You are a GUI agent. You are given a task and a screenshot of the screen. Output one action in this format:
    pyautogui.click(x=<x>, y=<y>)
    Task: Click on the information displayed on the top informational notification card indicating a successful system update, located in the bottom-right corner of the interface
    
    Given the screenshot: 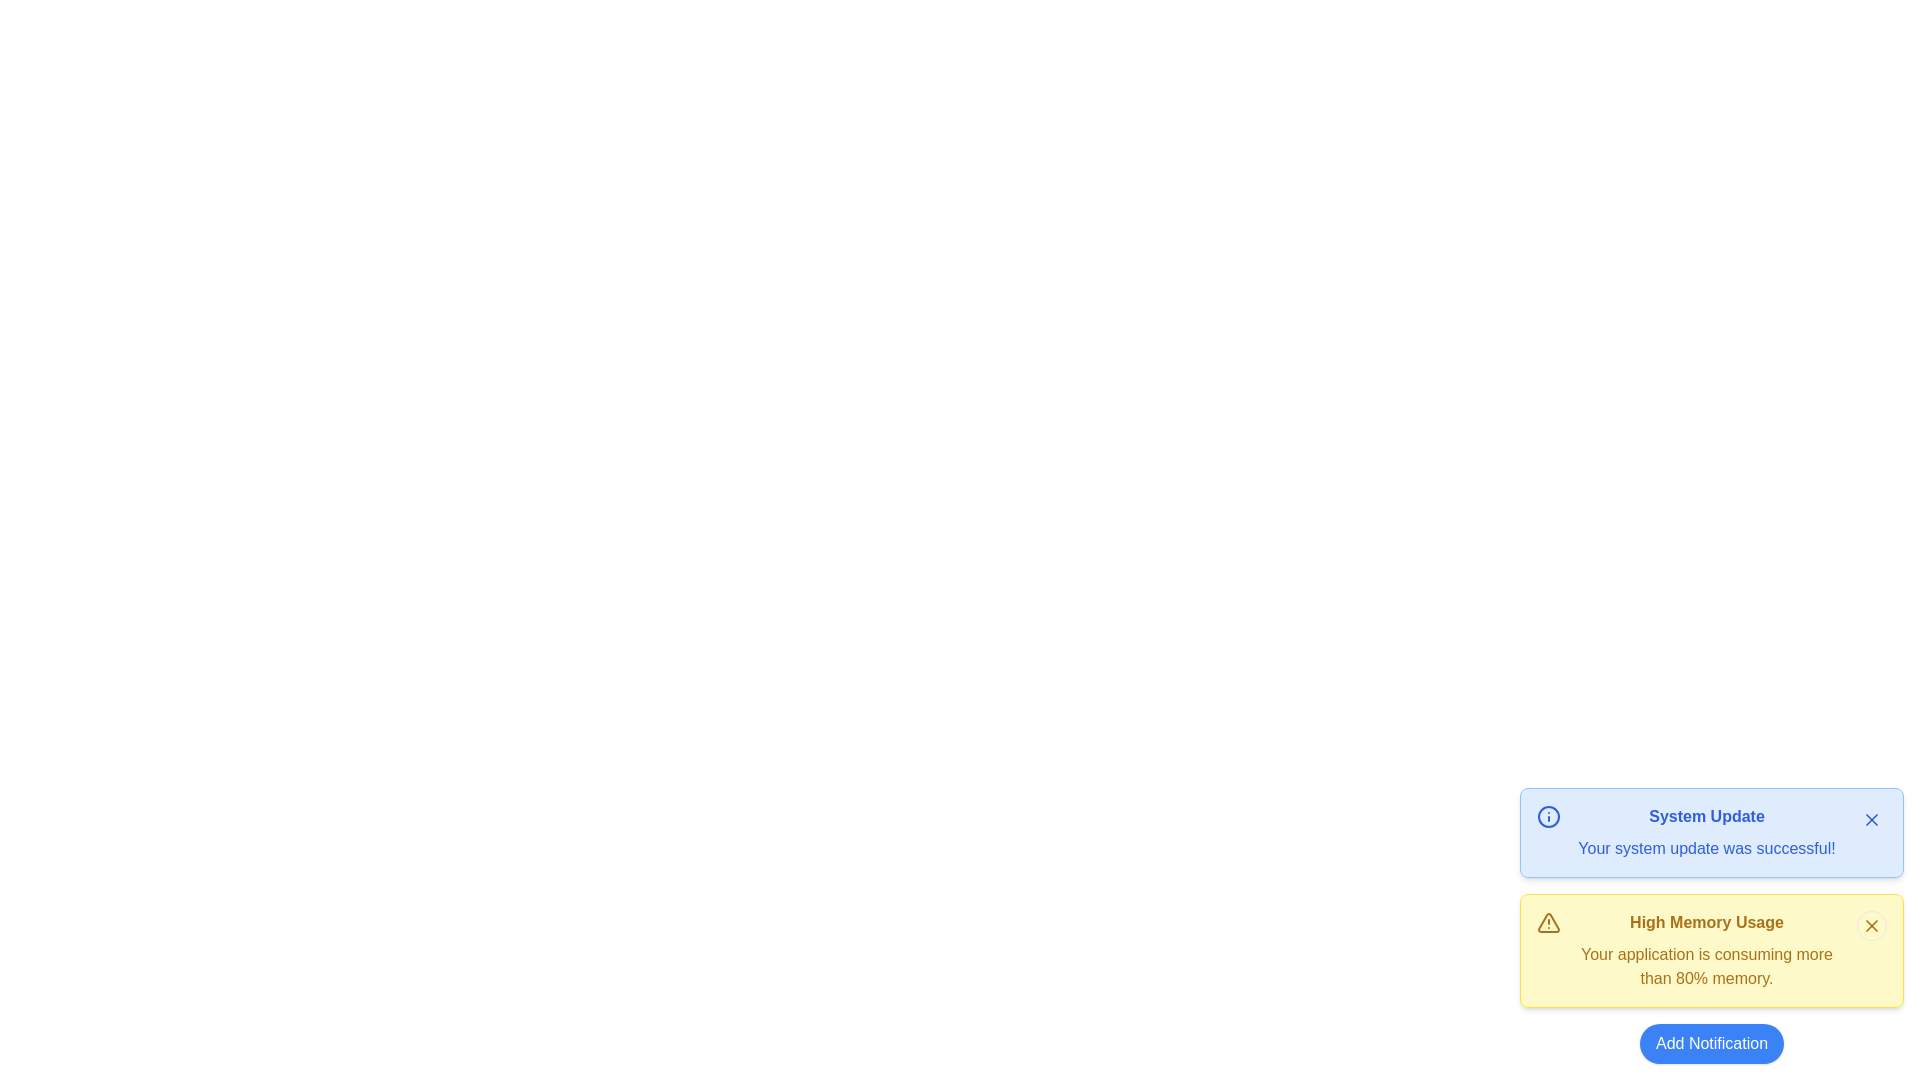 What is the action you would take?
    pyautogui.click(x=1711, y=833)
    